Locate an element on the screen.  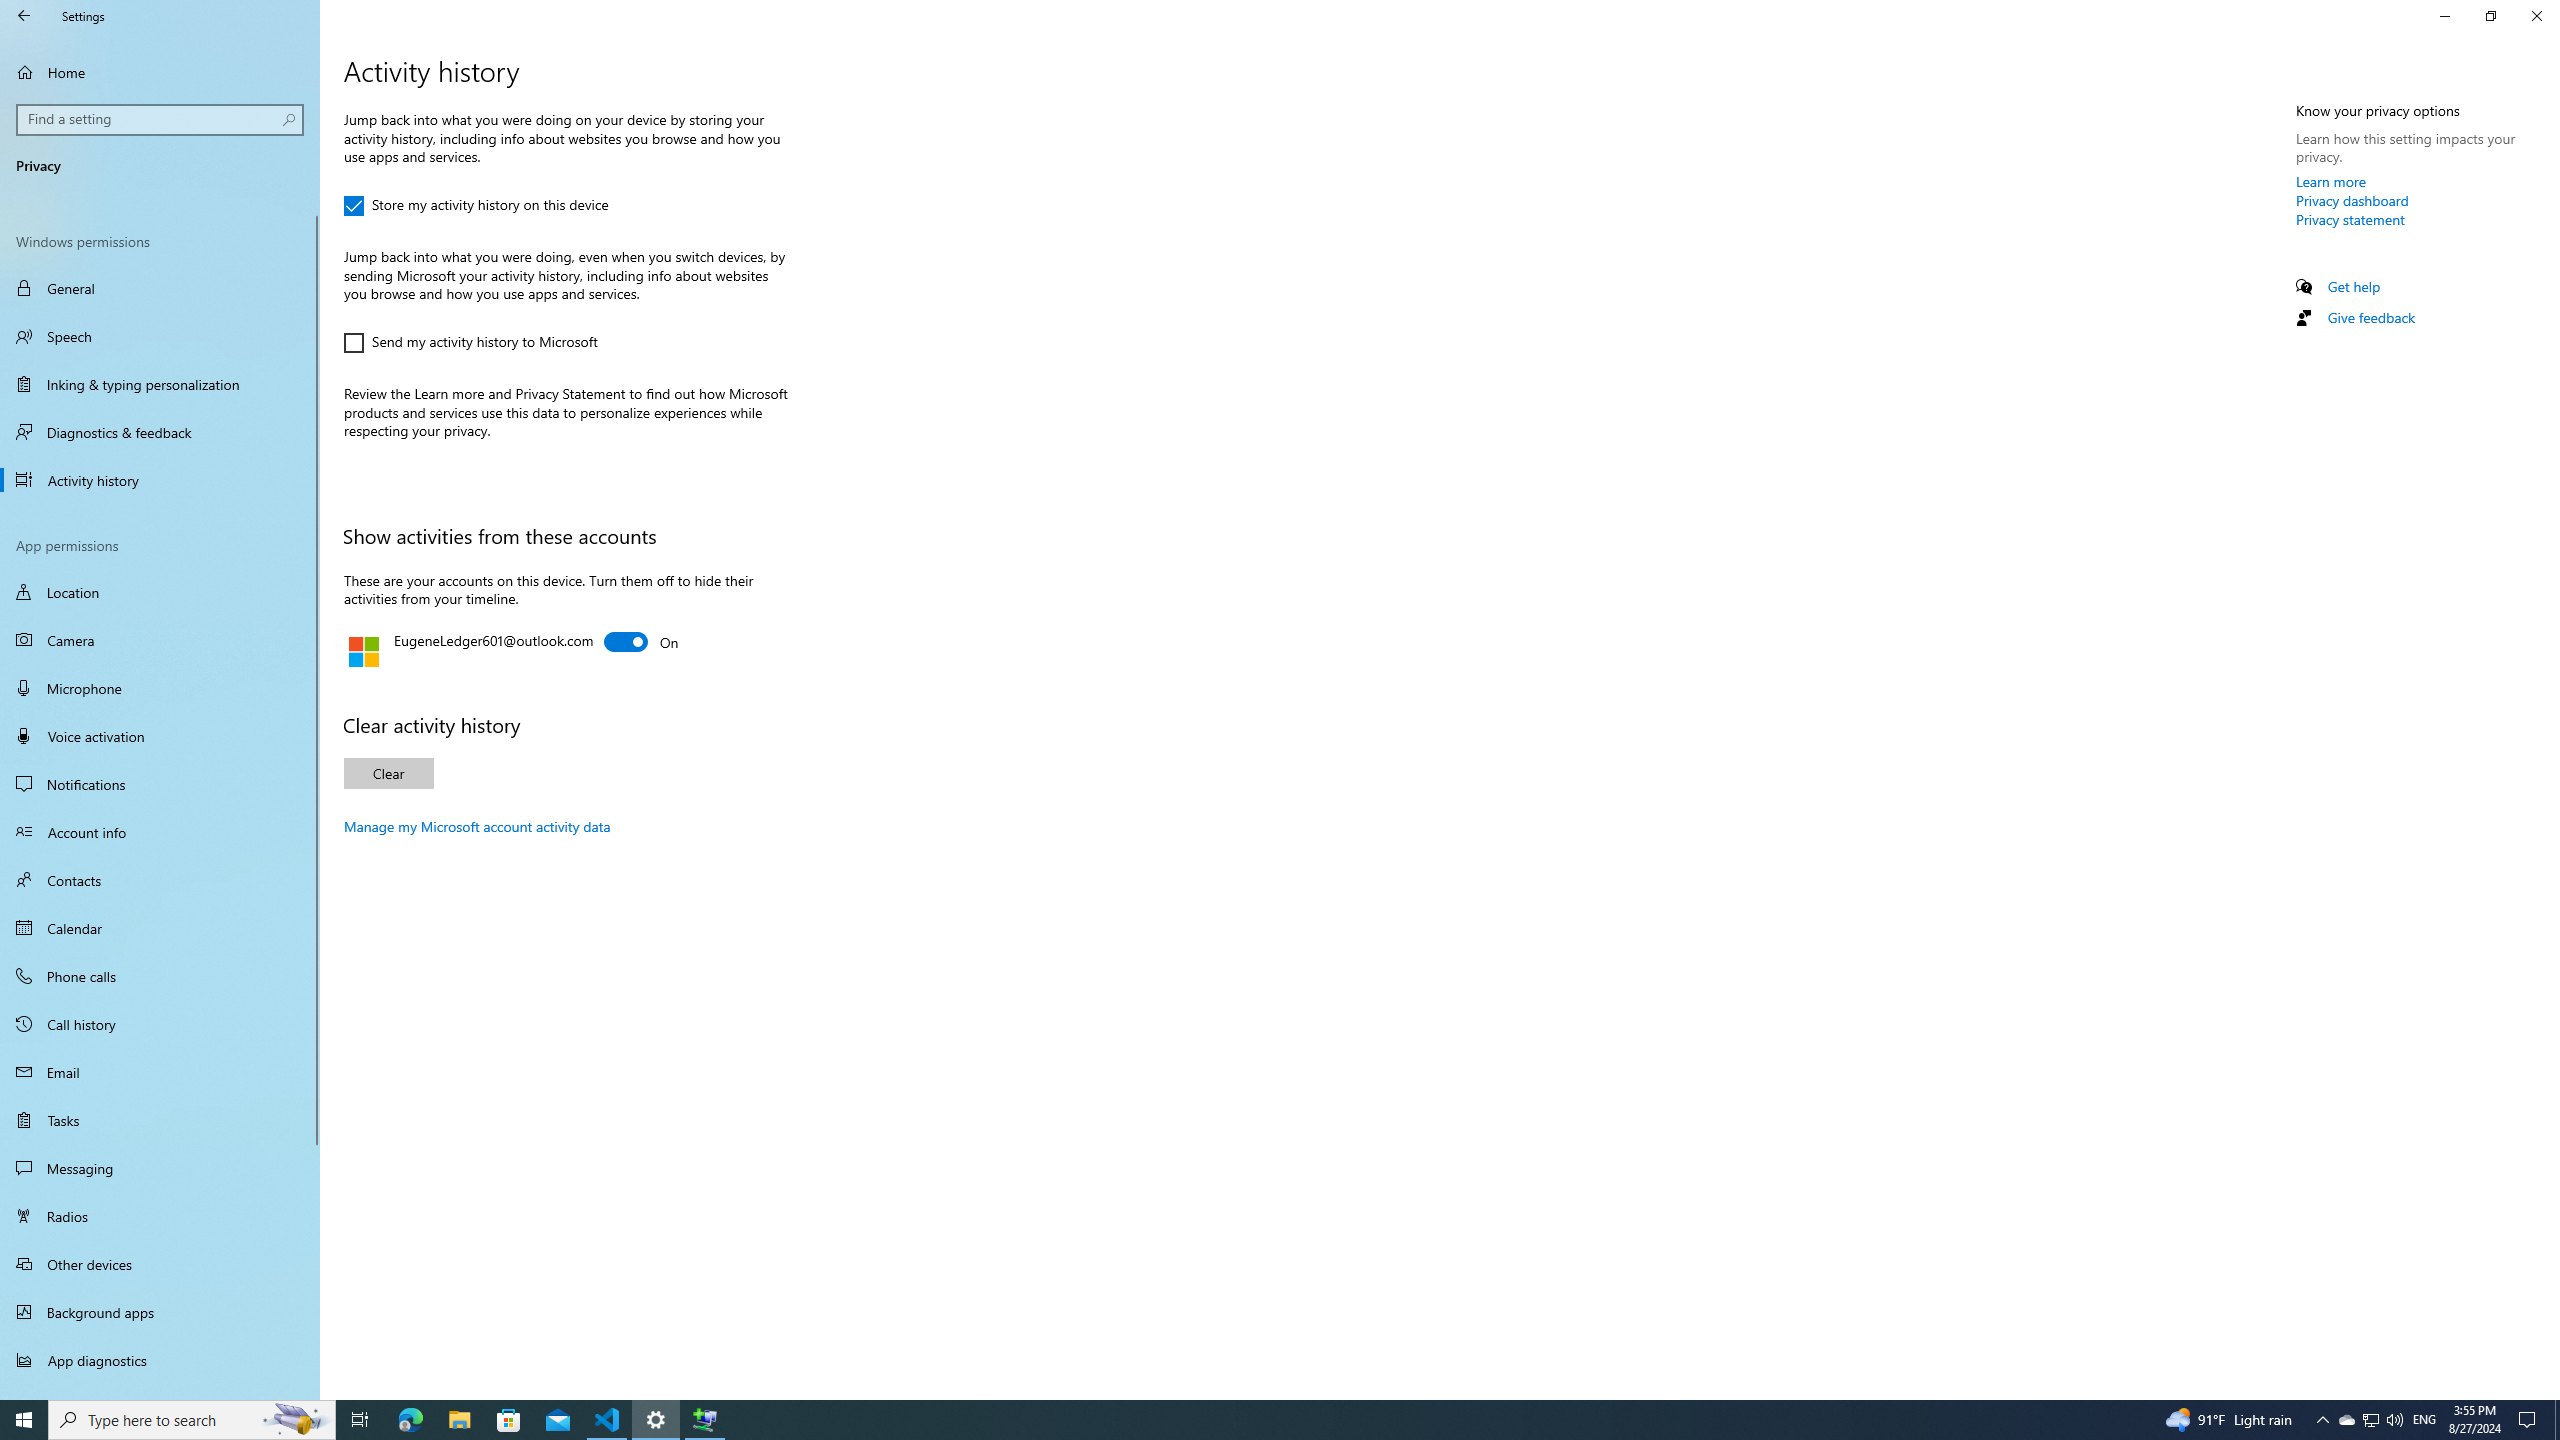
'Tasks' is located at coordinates (159, 1118).